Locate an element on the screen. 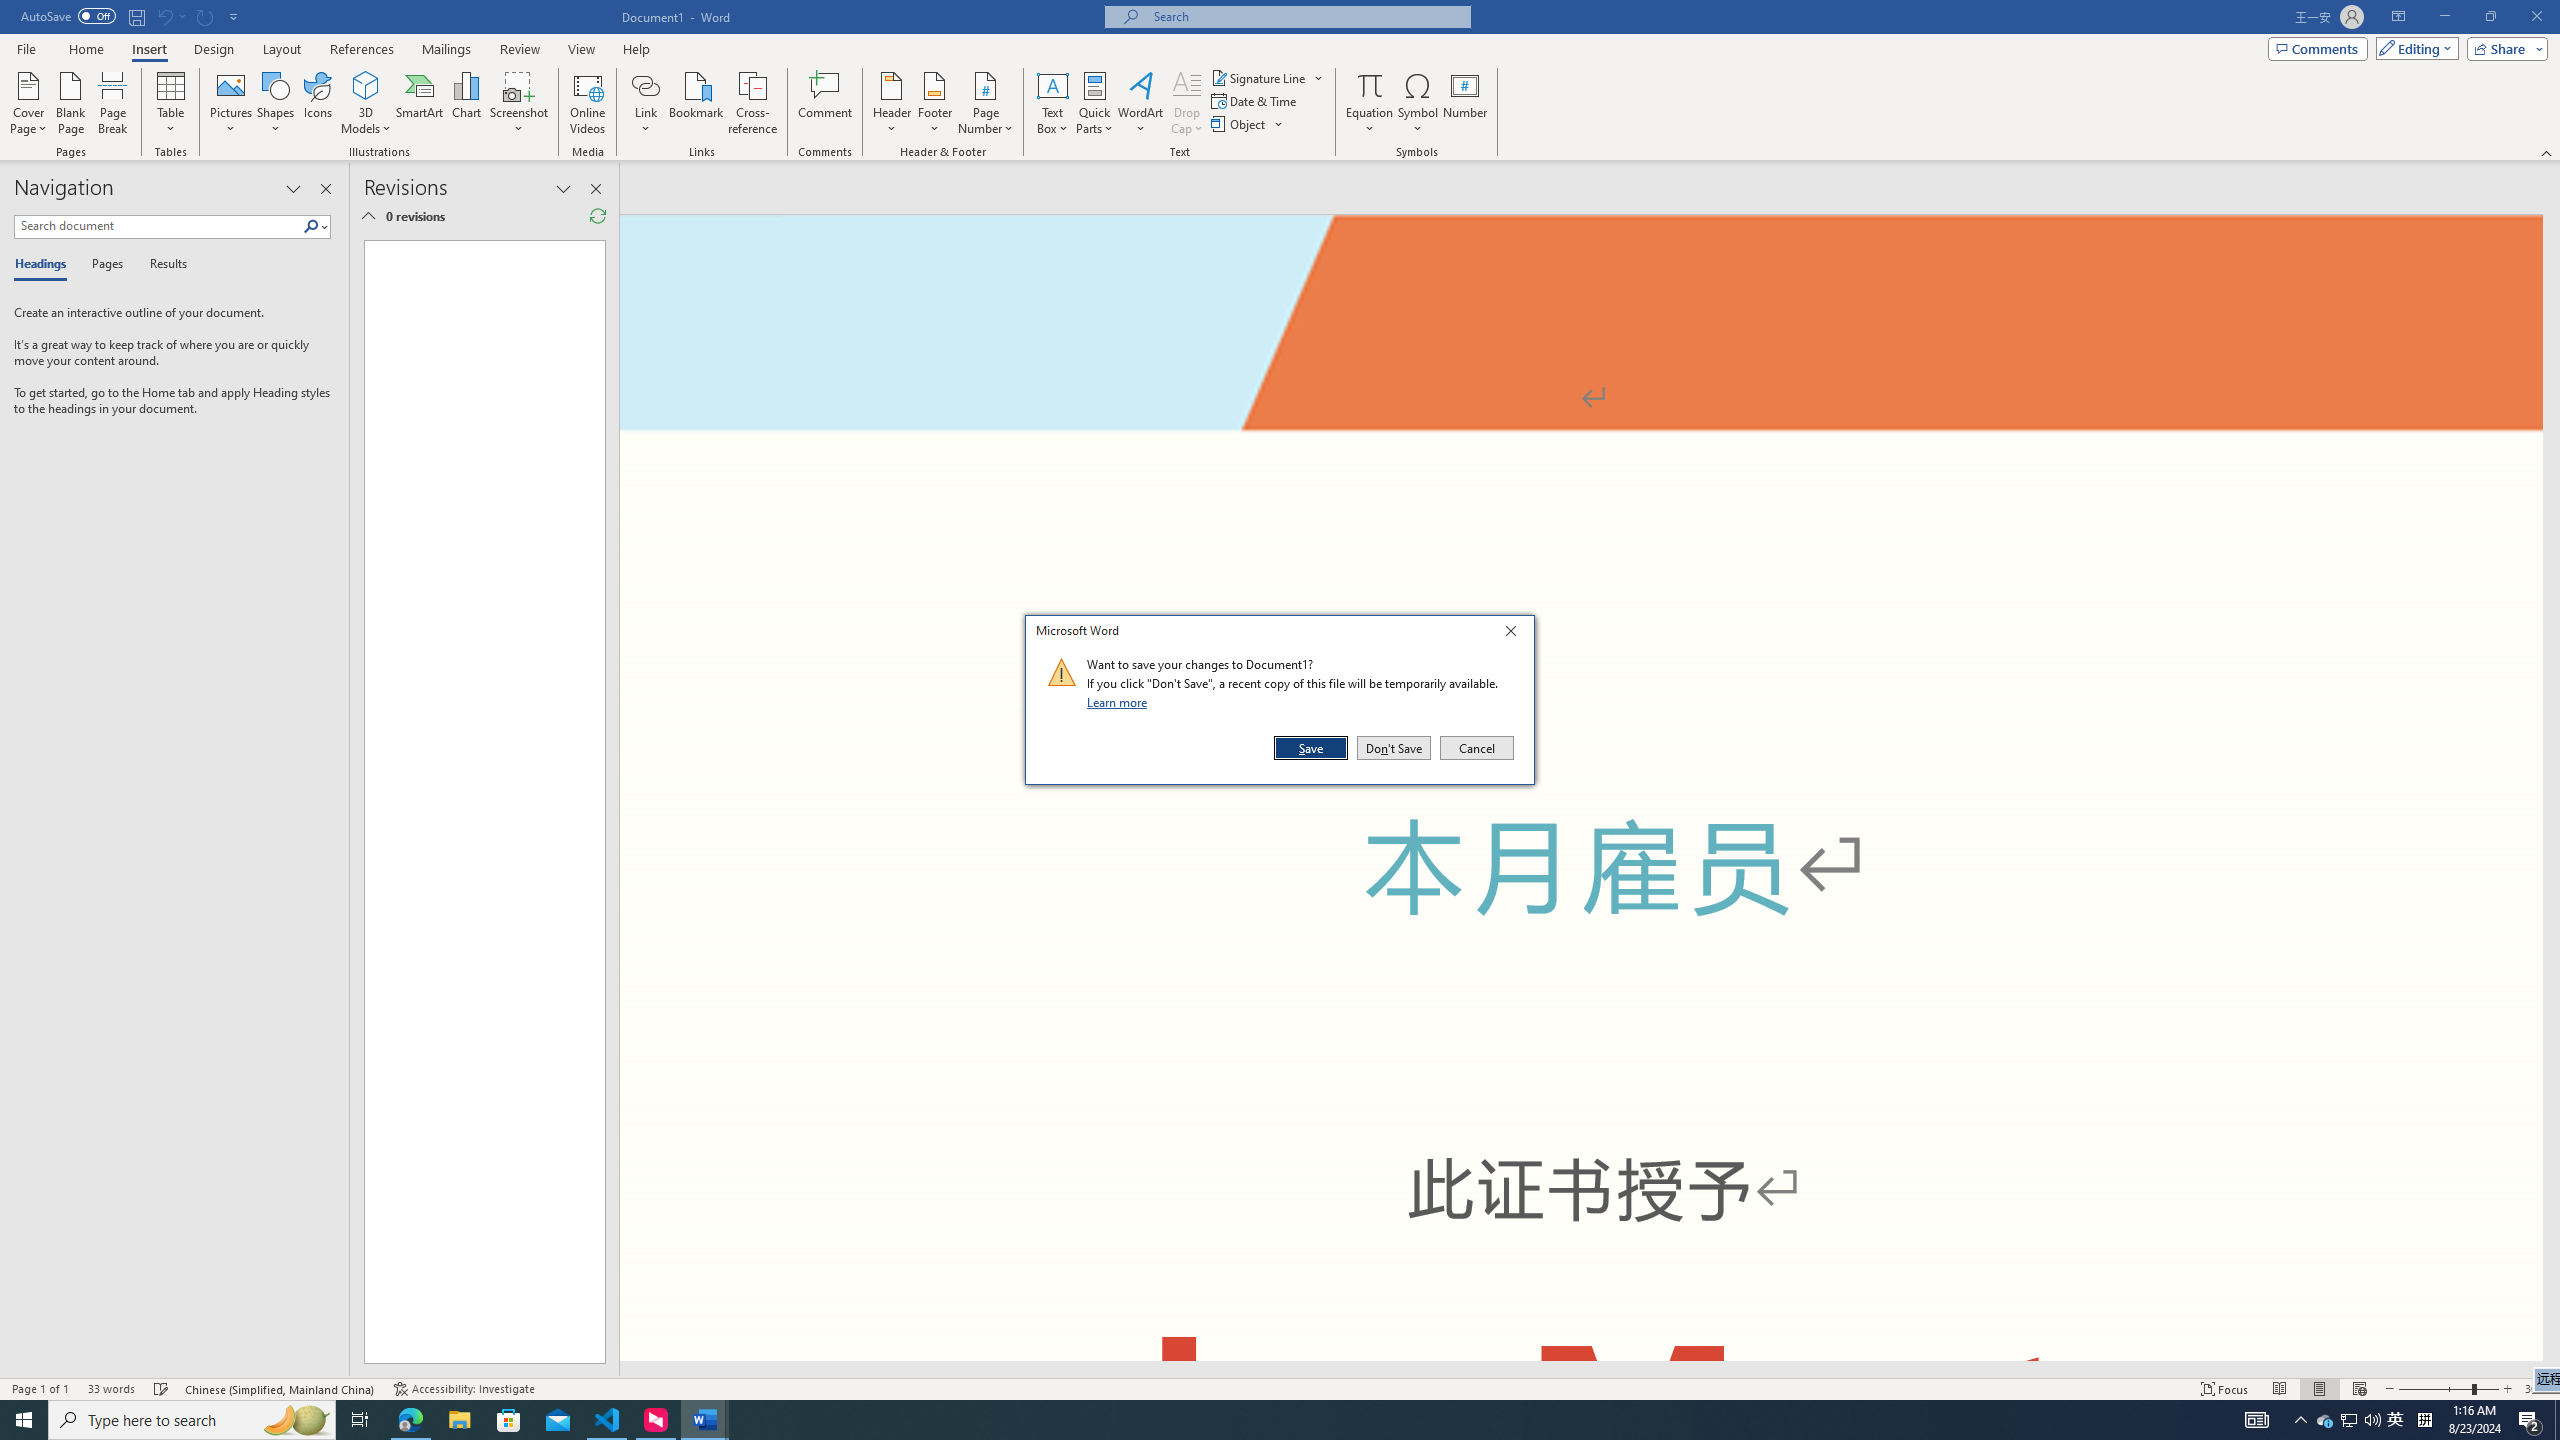 Image resolution: width=2560 pixels, height=1440 pixels. 'Zoom' is located at coordinates (2447, 1389).